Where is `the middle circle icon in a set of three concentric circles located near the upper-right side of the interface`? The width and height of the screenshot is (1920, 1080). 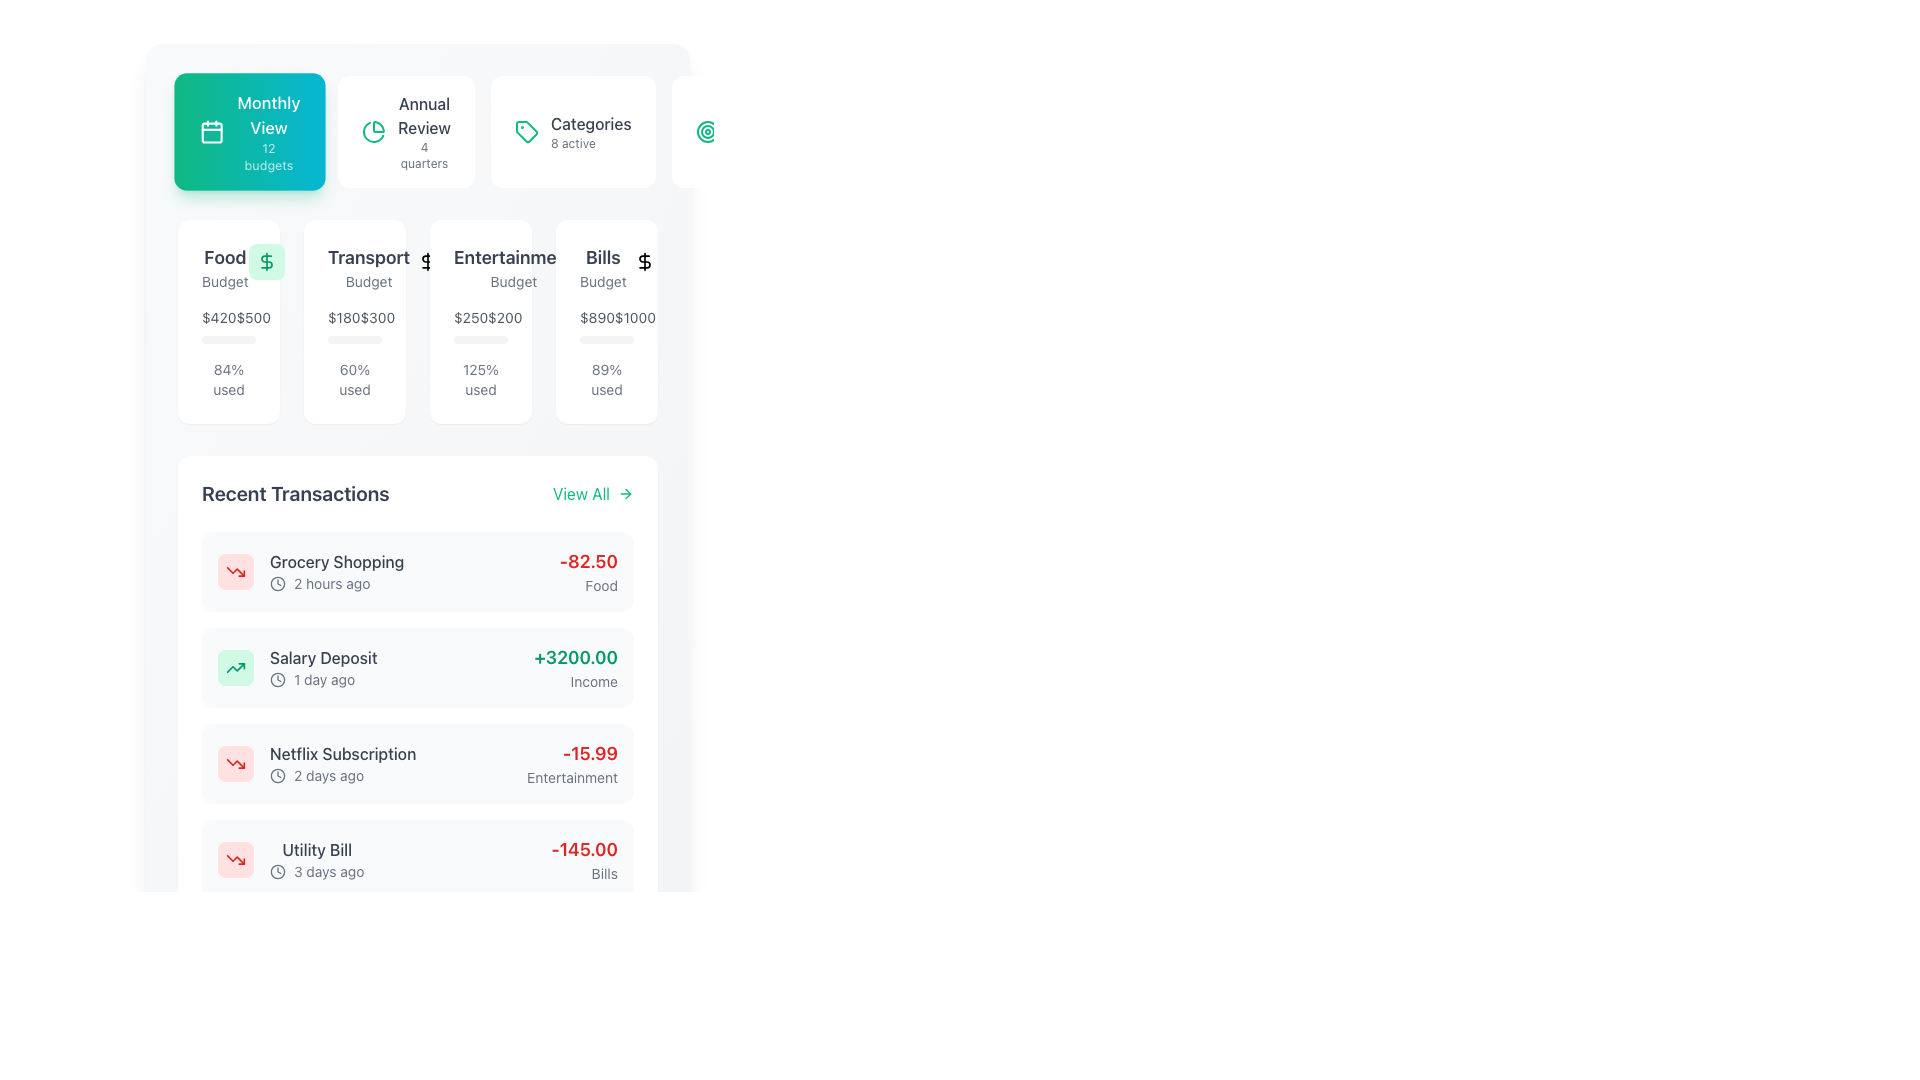
the middle circle icon in a set of three concentric circles located near the upper-right side of the interface is located at coordinates (707, 131).